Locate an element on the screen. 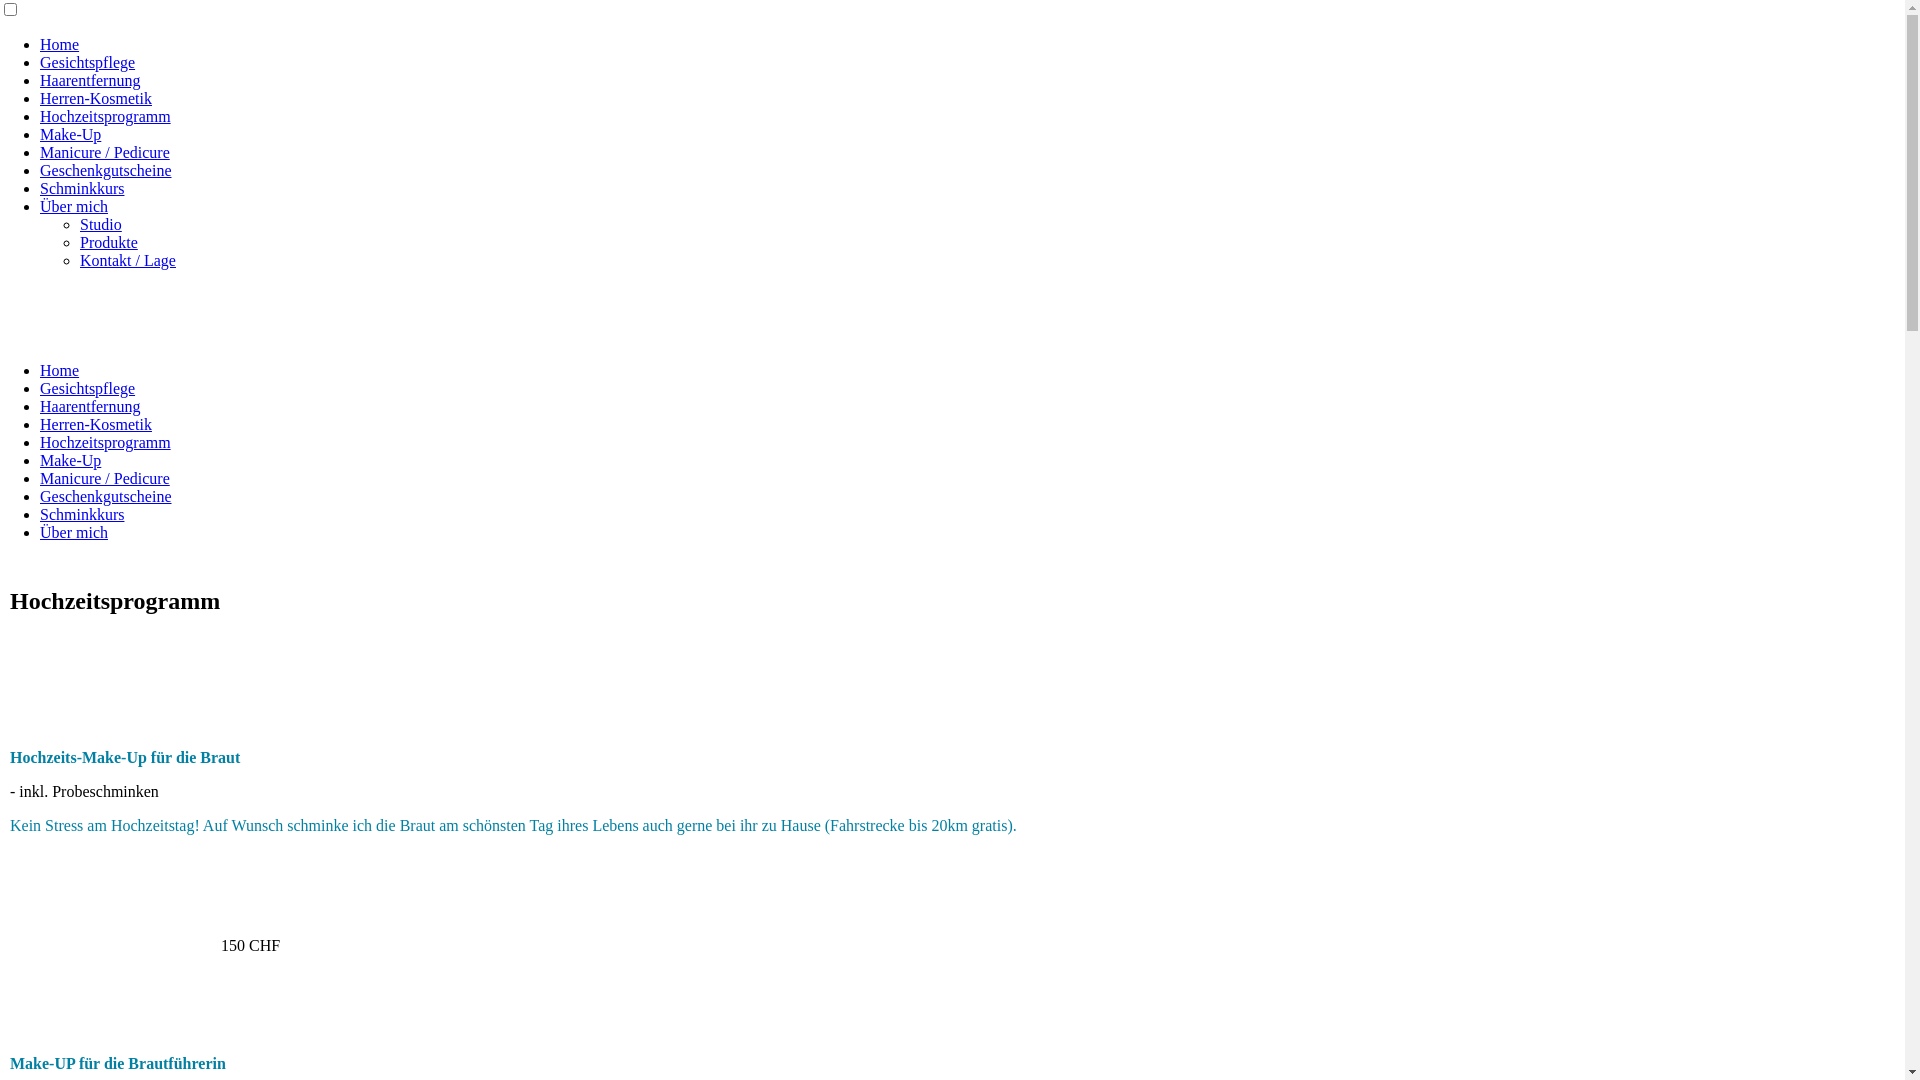 Image resolution: width=1920 pixels, height=1080 pixels. 'Gesichtspflege' is located at coordinates (39, 388).